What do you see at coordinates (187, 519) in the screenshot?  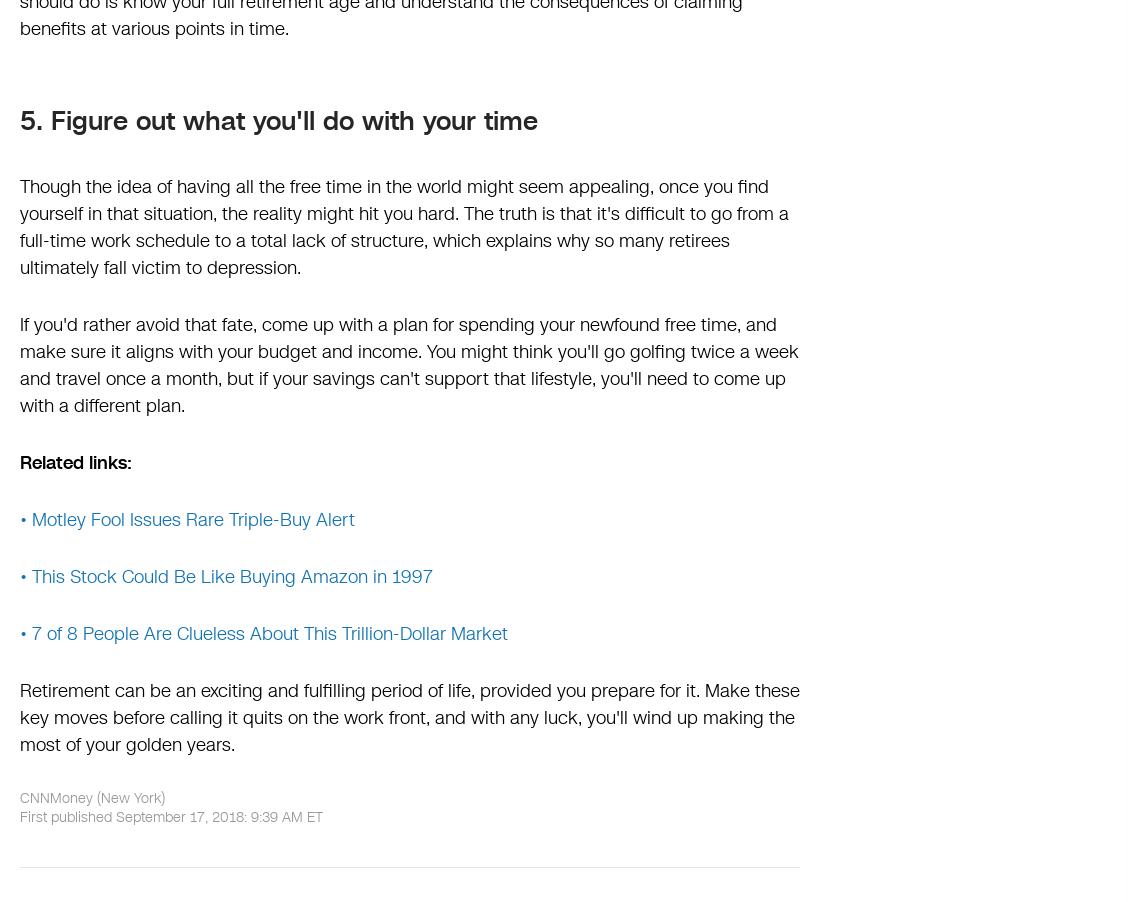 I see `'• Motley Fool Issues Rare Triple-Buy Alert'` at bounding box center [187, 519].